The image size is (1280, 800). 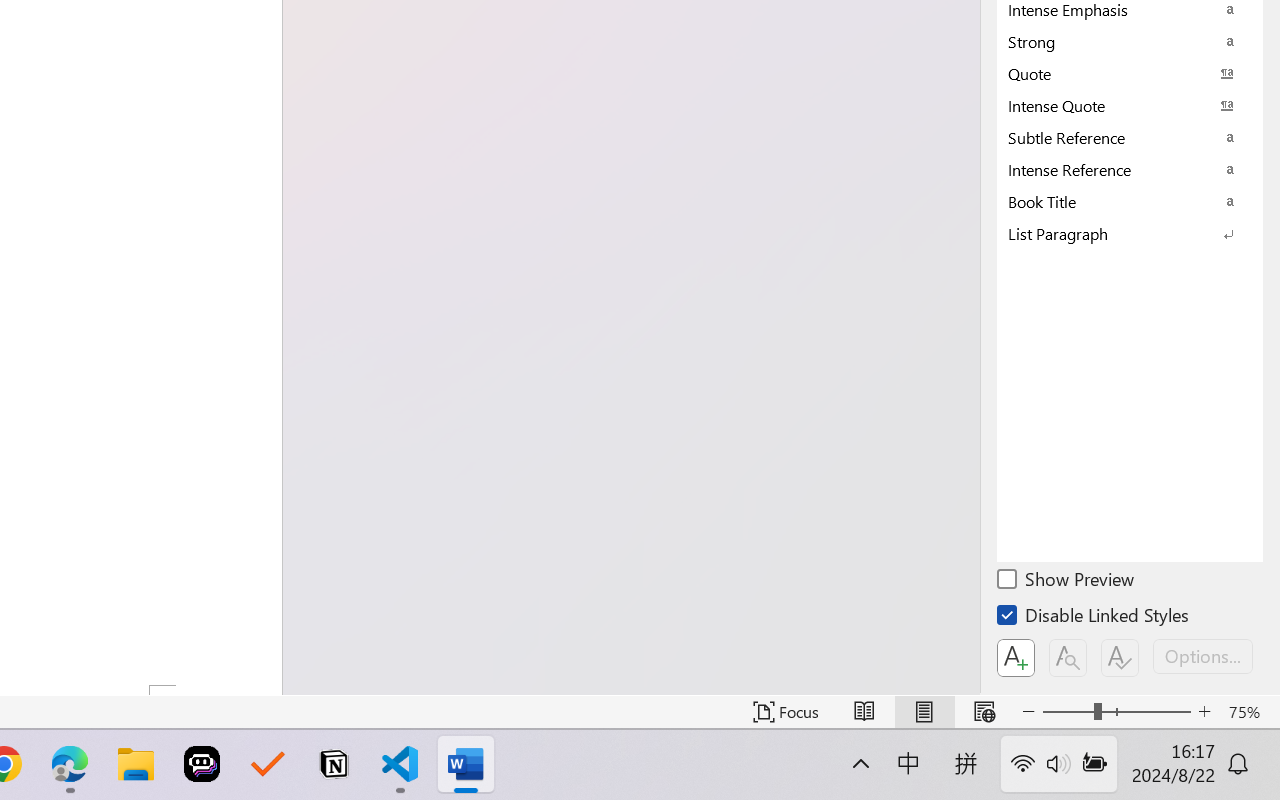 I want to click on 'Class: NetUIButton', so click(x=1120, y=657).